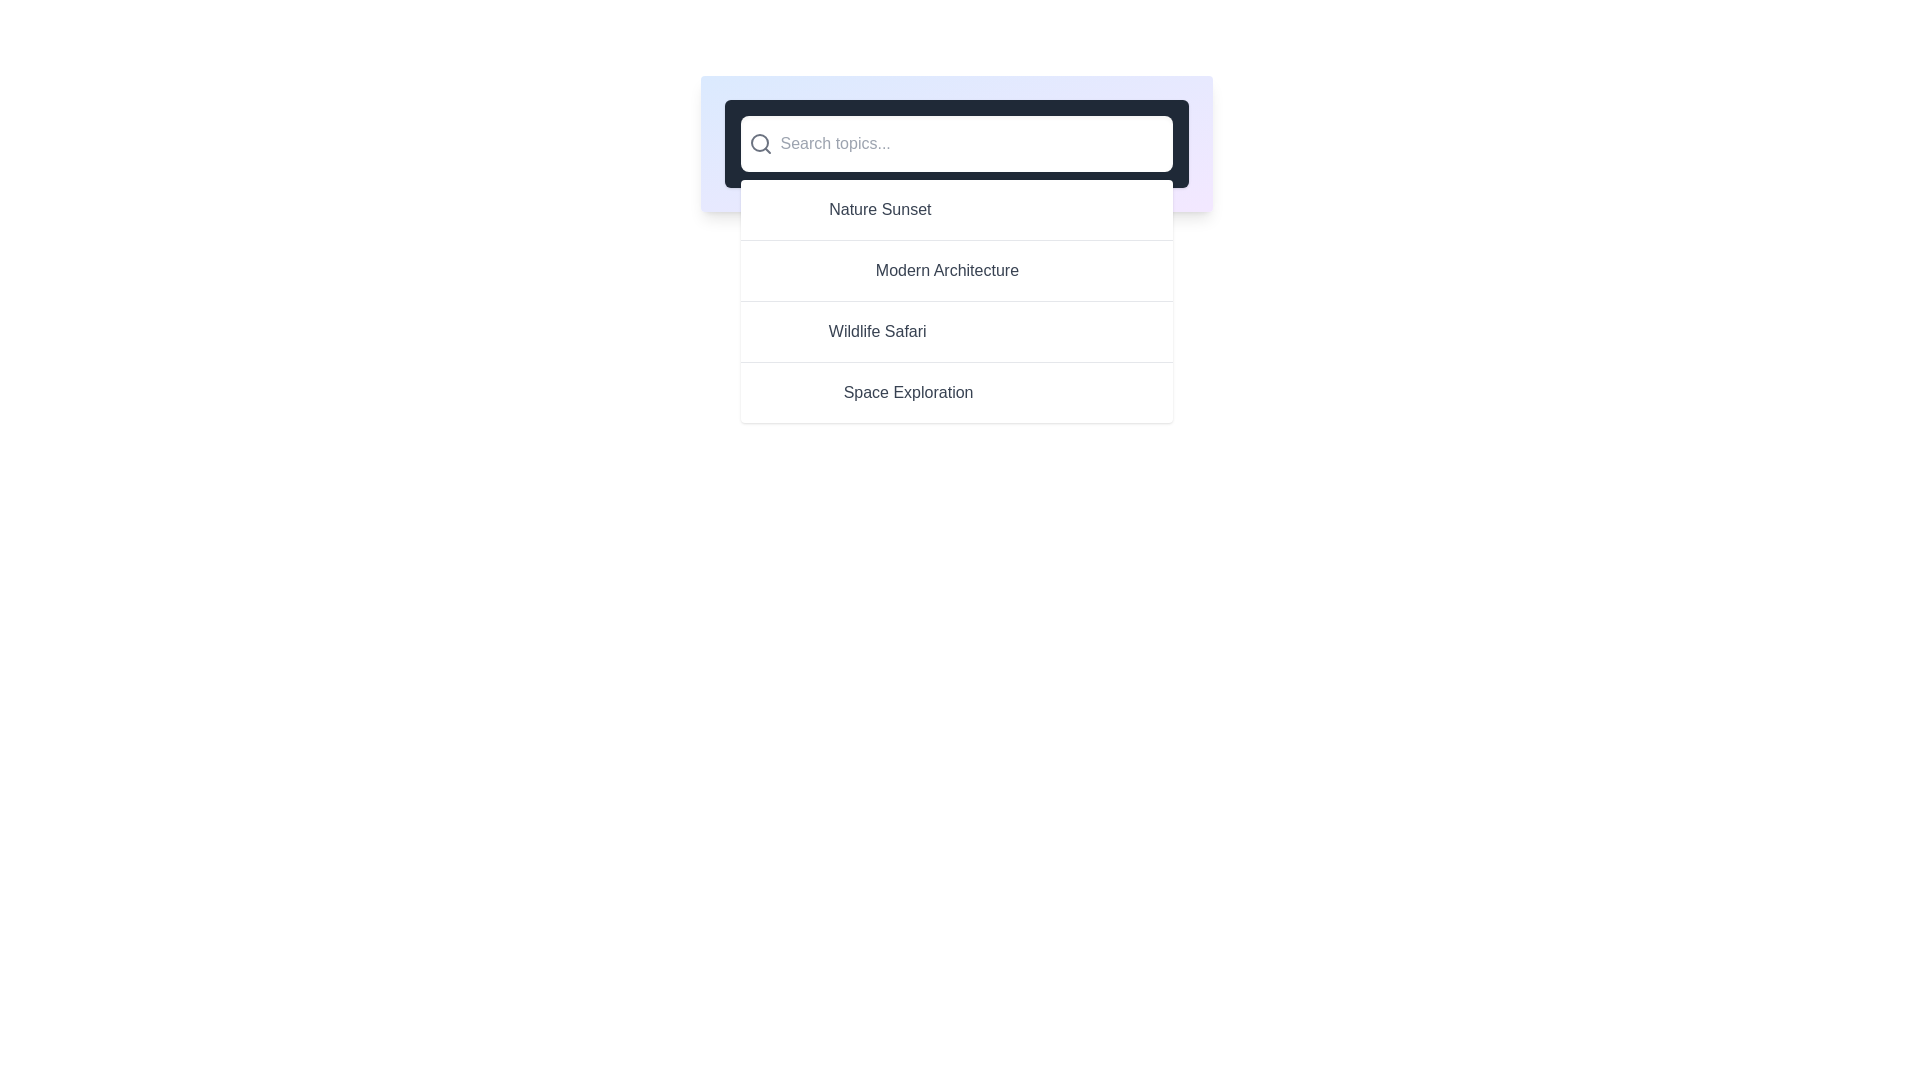 Image resolution: width=1920 pixels, height=1080 pixels. What do you see at coordinates (955, 270) in the screenshot?
I see `the second selectable item in the dropdown menu, which is located directly below 'Nature Sunset' and above 'Wildlife Safari'` at bounding box center [955, 270].